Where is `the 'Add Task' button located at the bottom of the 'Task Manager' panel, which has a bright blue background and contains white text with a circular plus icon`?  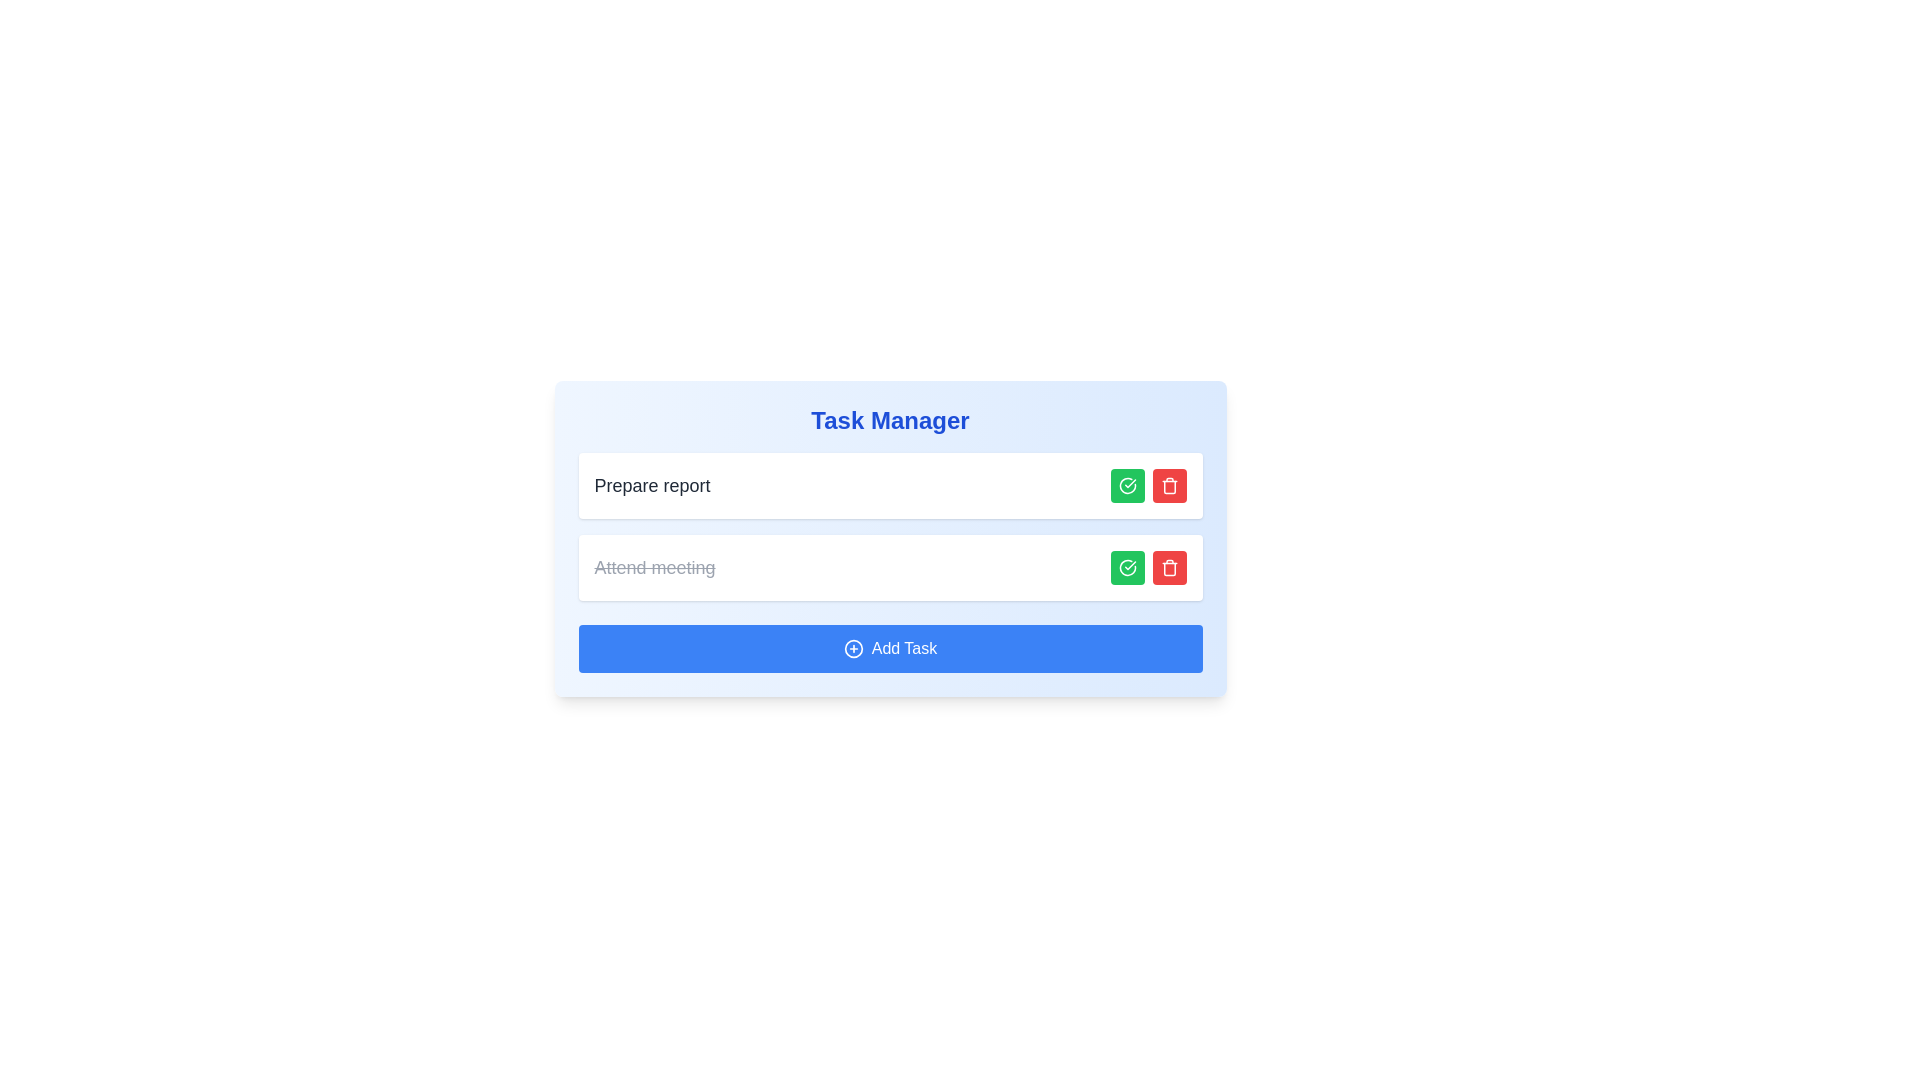
the 'Add Task' button located at the bottom of the 'Task Manager' panel, which has a bright blue background and contains white text with a circular plus icon is located at coordinates (889, 648).